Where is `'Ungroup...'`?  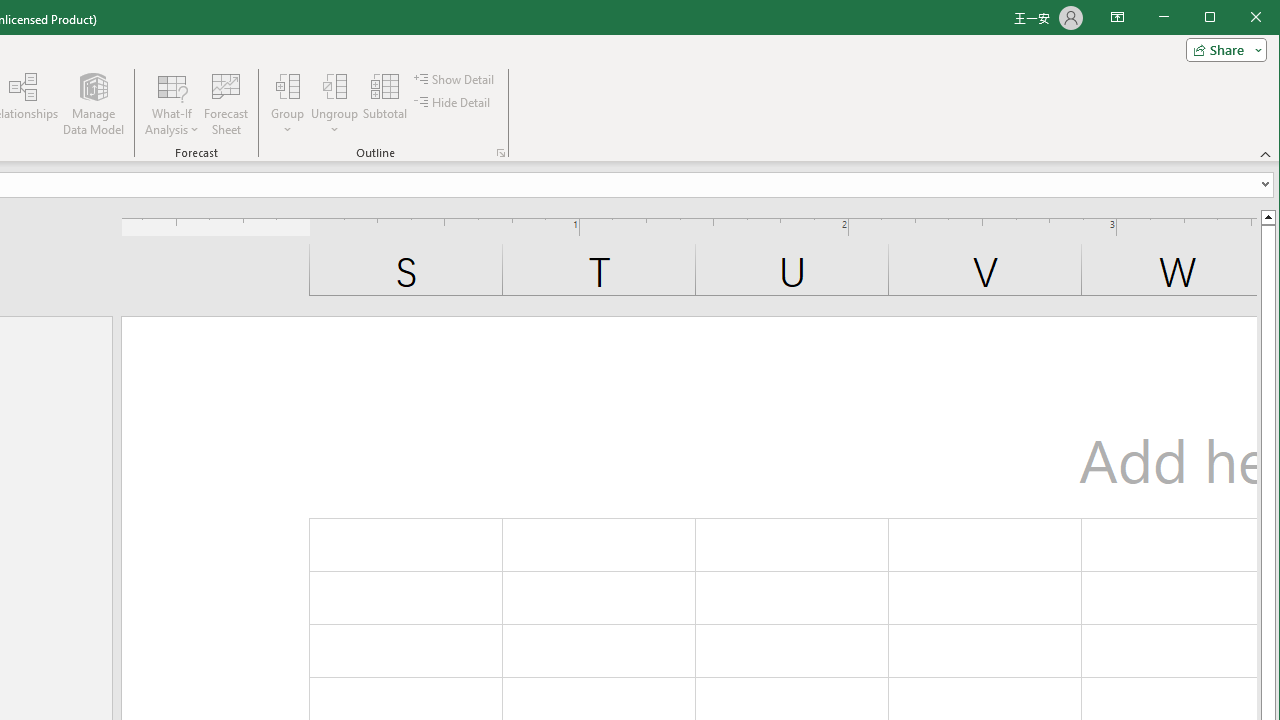 'Ungroup...' is located at coordinates (334, 104).